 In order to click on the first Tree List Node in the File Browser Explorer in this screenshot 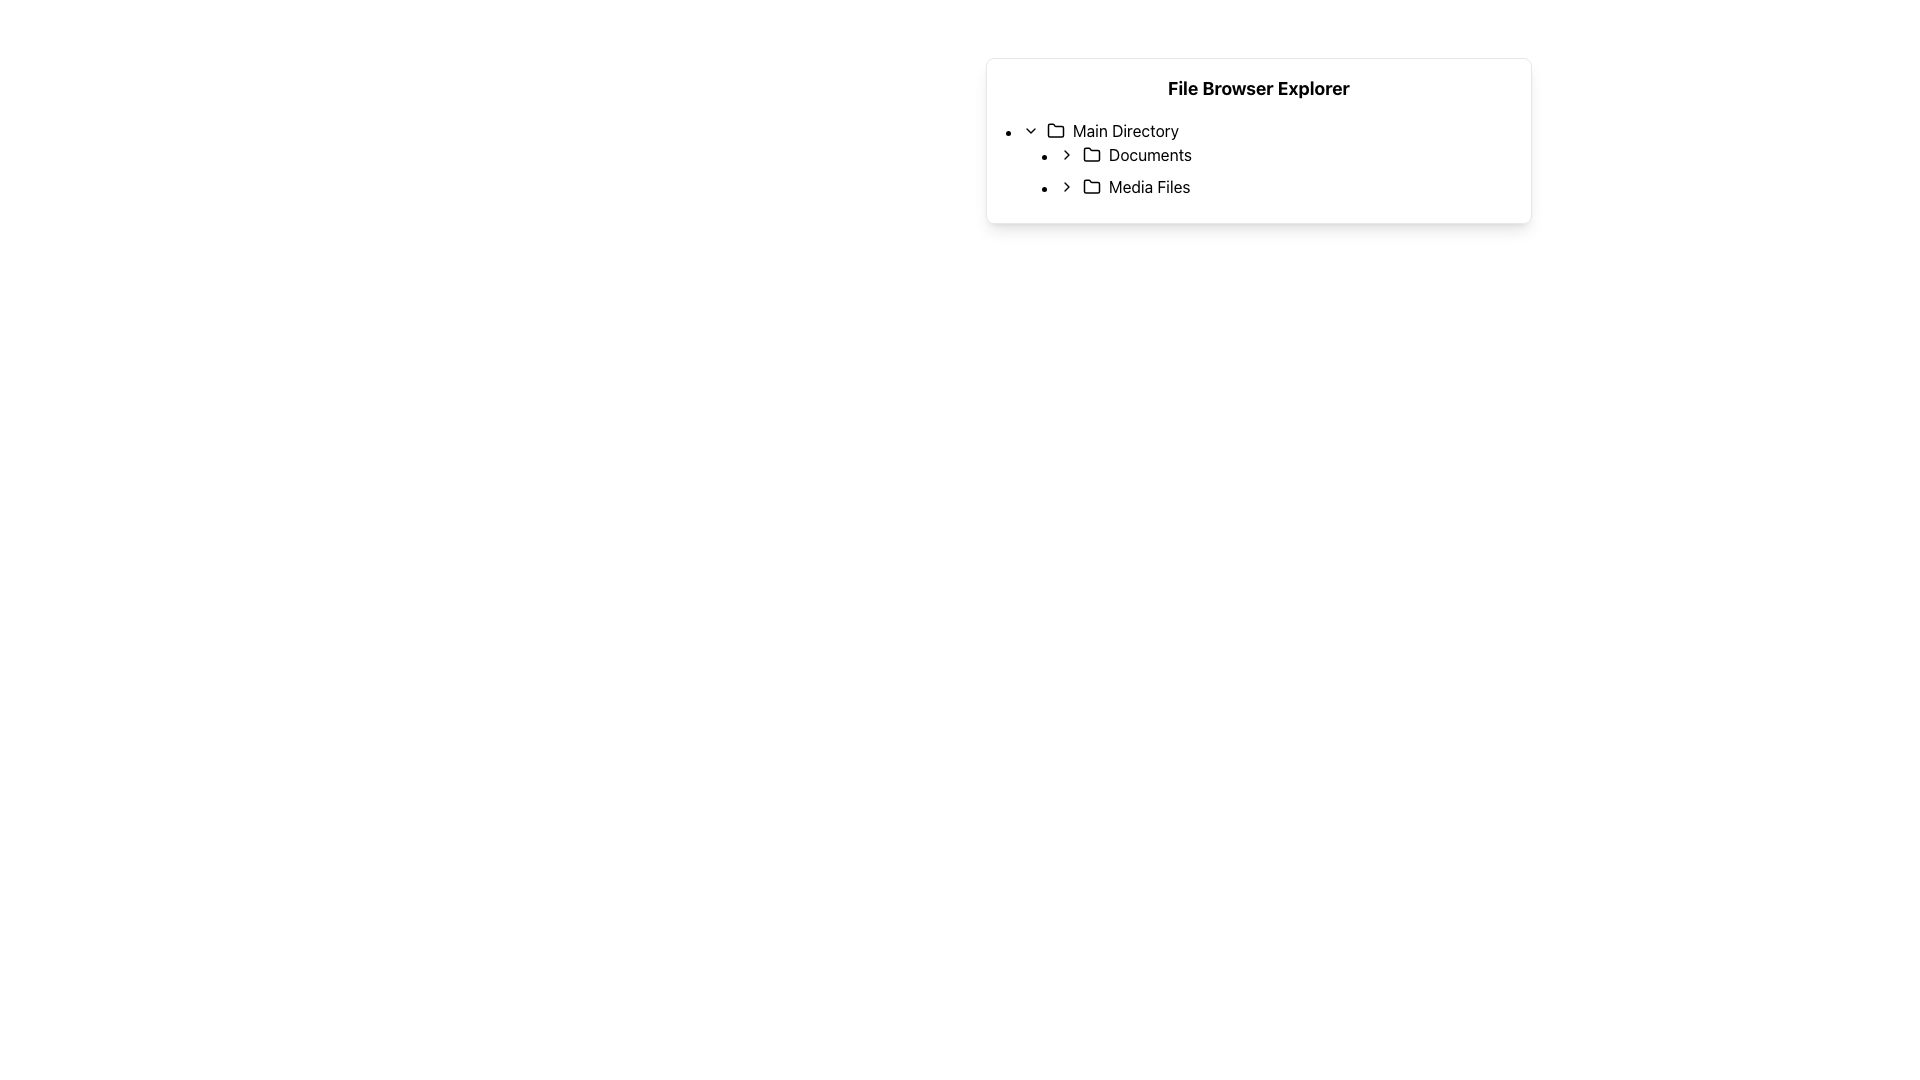, I will do `click(1267, 157)`.